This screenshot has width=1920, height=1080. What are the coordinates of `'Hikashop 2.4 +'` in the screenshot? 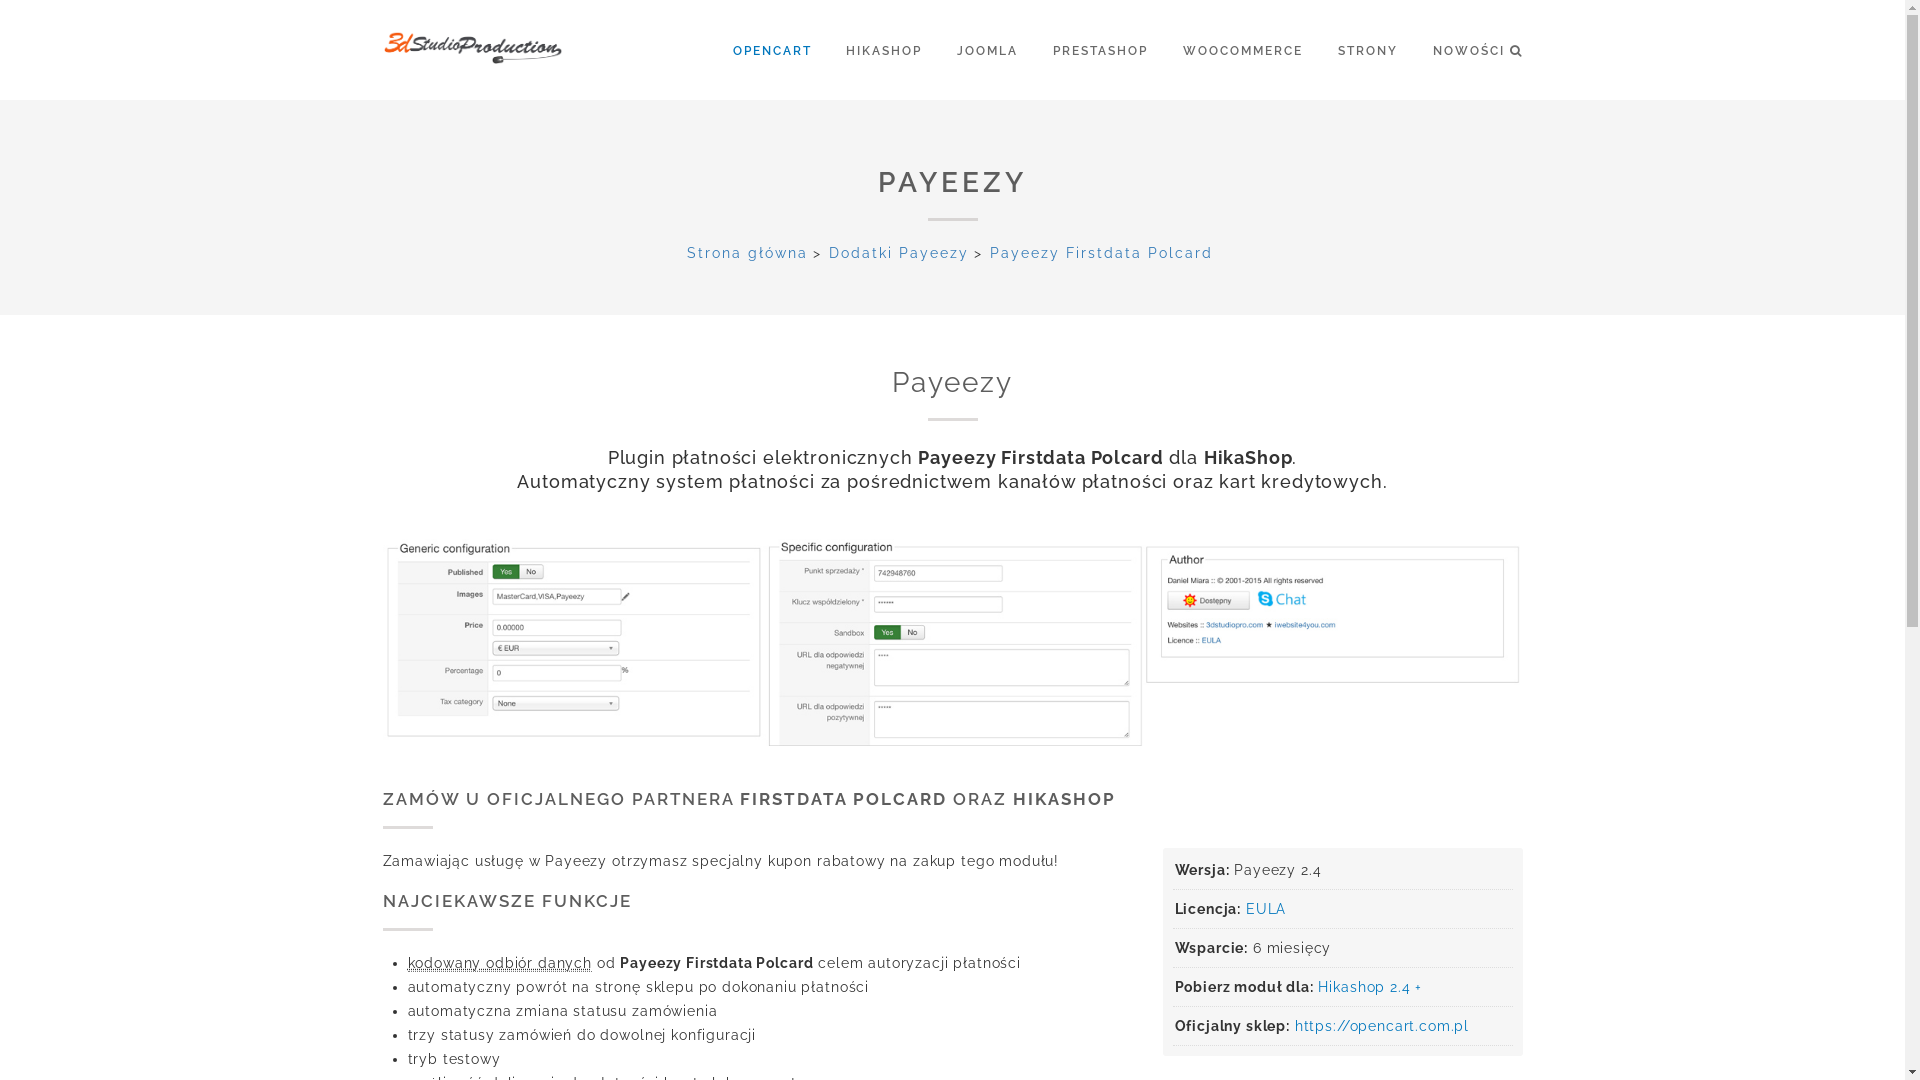 It's located at (1318, 986).